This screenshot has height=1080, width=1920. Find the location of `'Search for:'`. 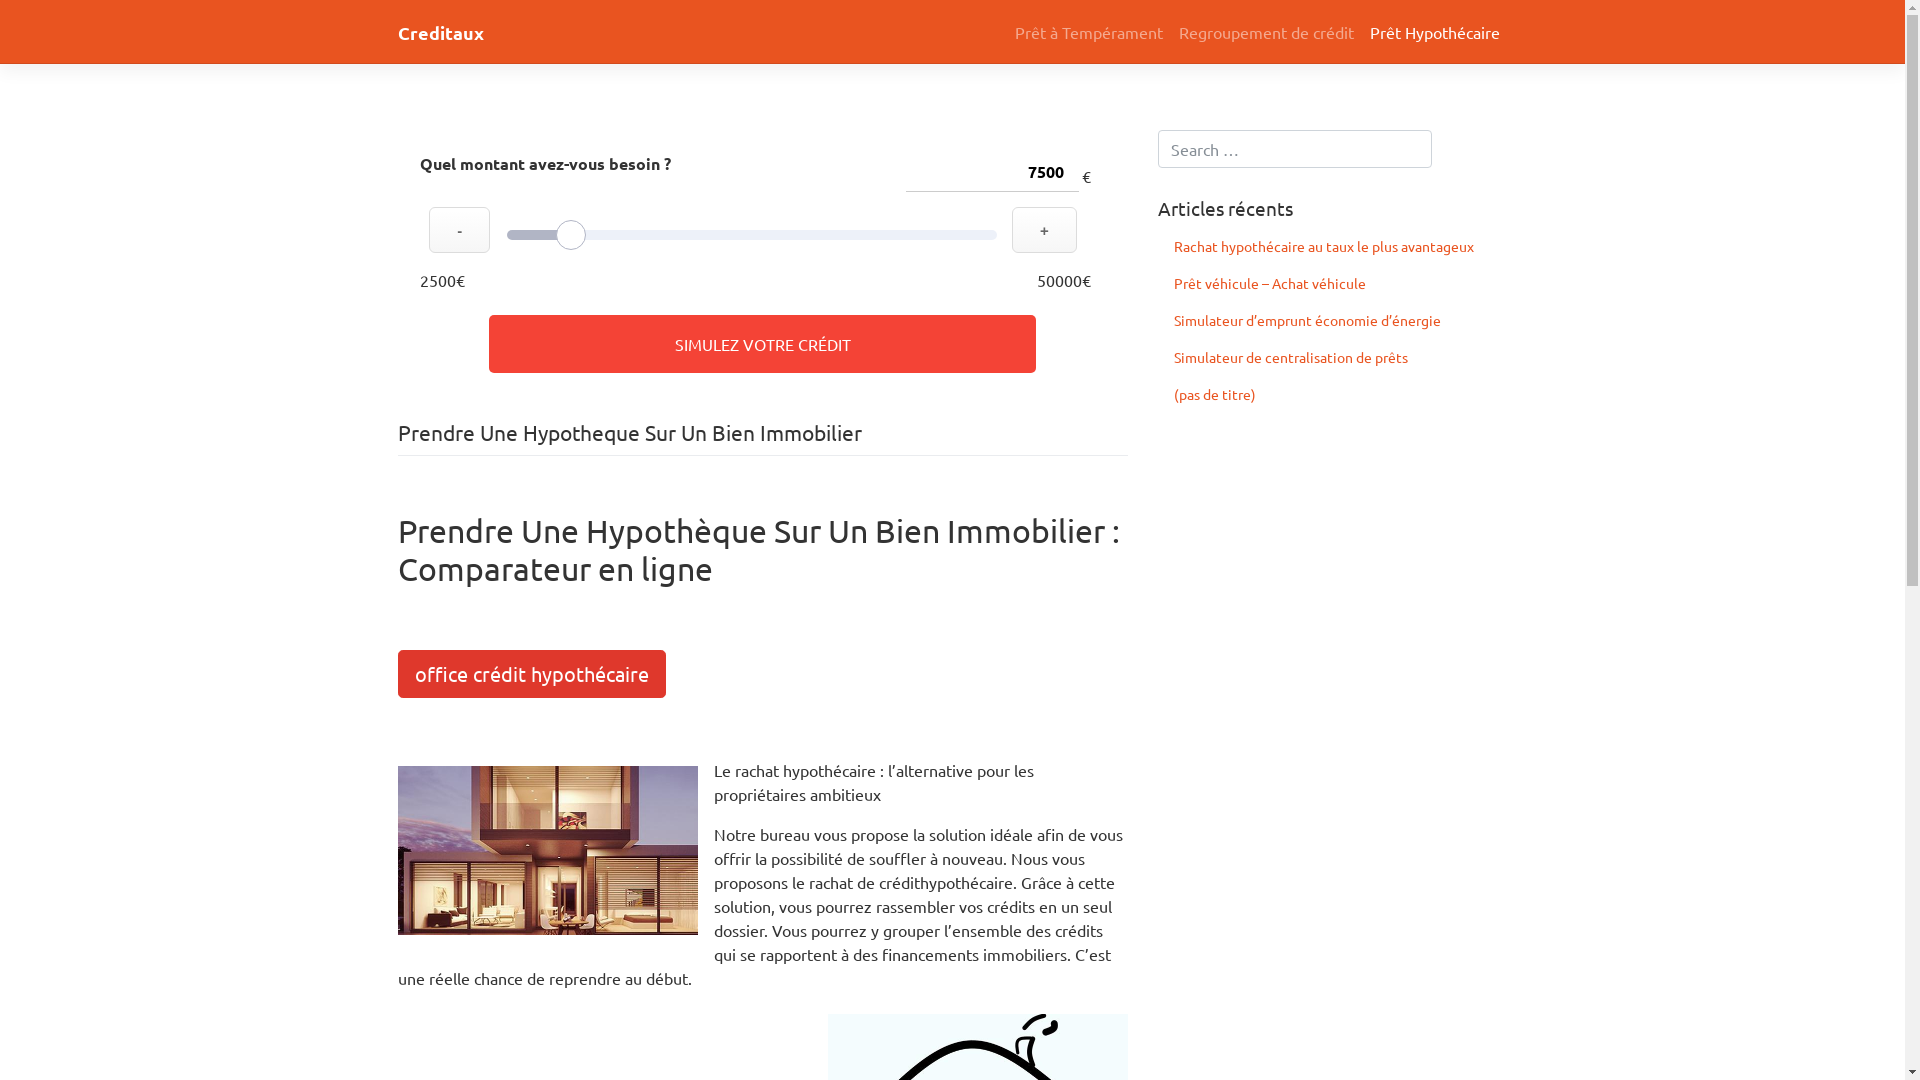

'Search for:' is located at coordinates (1295, 148).